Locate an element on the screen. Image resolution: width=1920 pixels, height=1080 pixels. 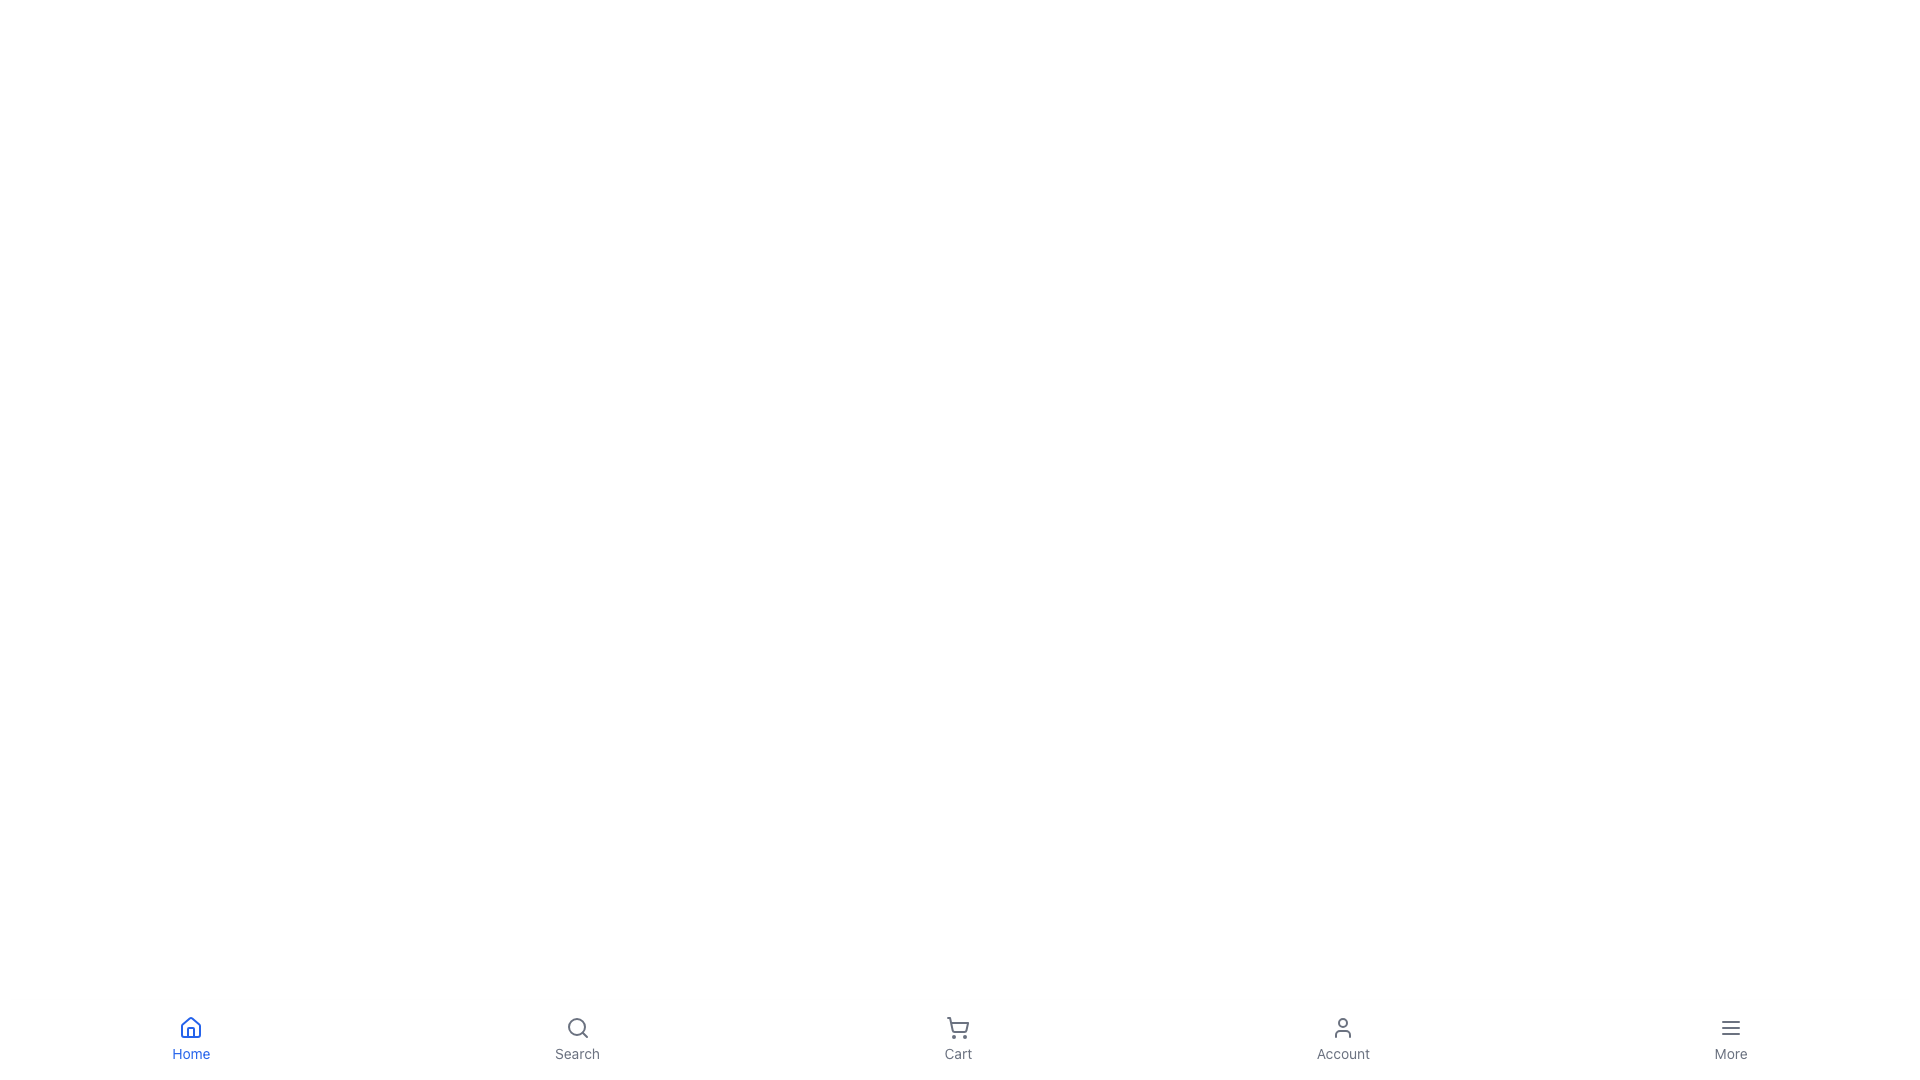
the 'More' button icon located at the far right of the bottom navigation bar is located at coordinates (1730, 1028).